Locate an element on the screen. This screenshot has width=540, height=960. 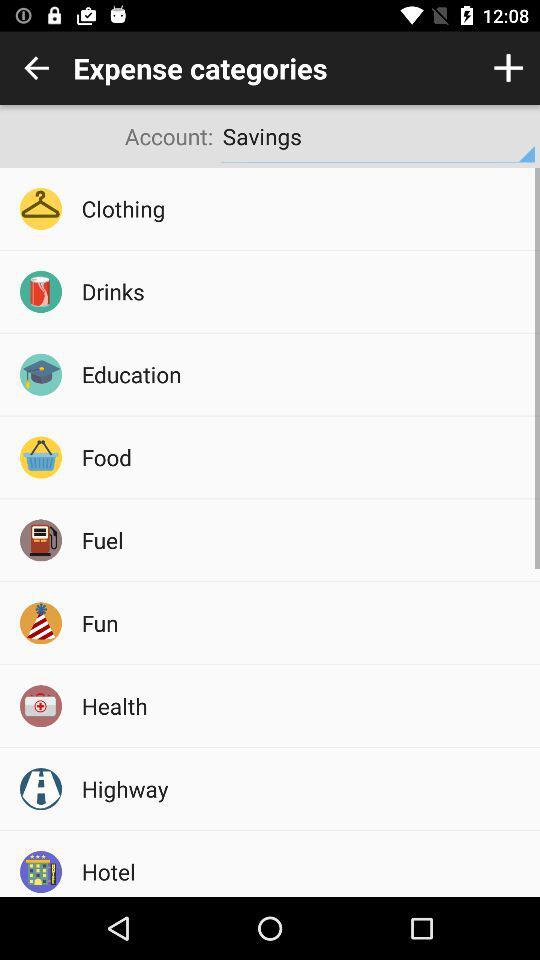
icon with road is located at coordinates (40, 789).